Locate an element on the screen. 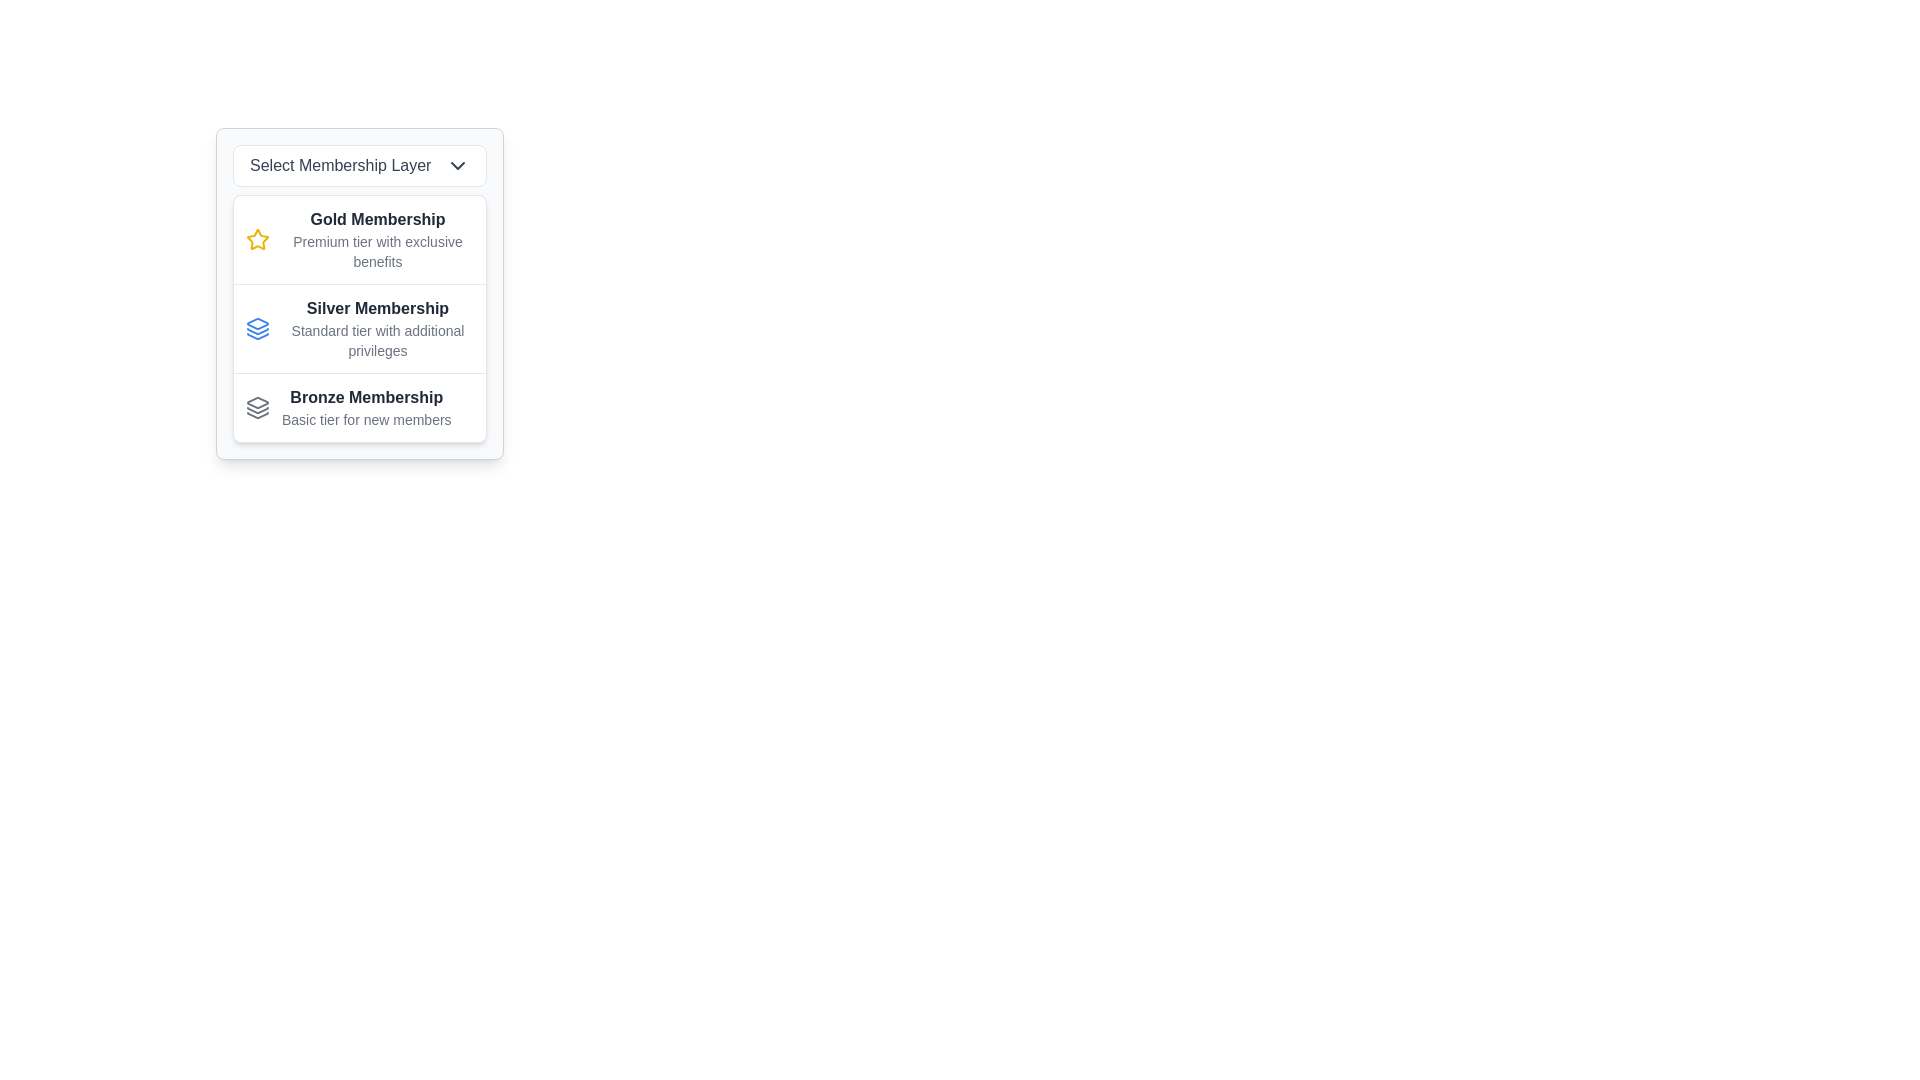  the descriptive text label providing additional information about the 'Gold Membership' option, located directly beneath the 'Gold Membership' heading is located at coordinates (378, 250).